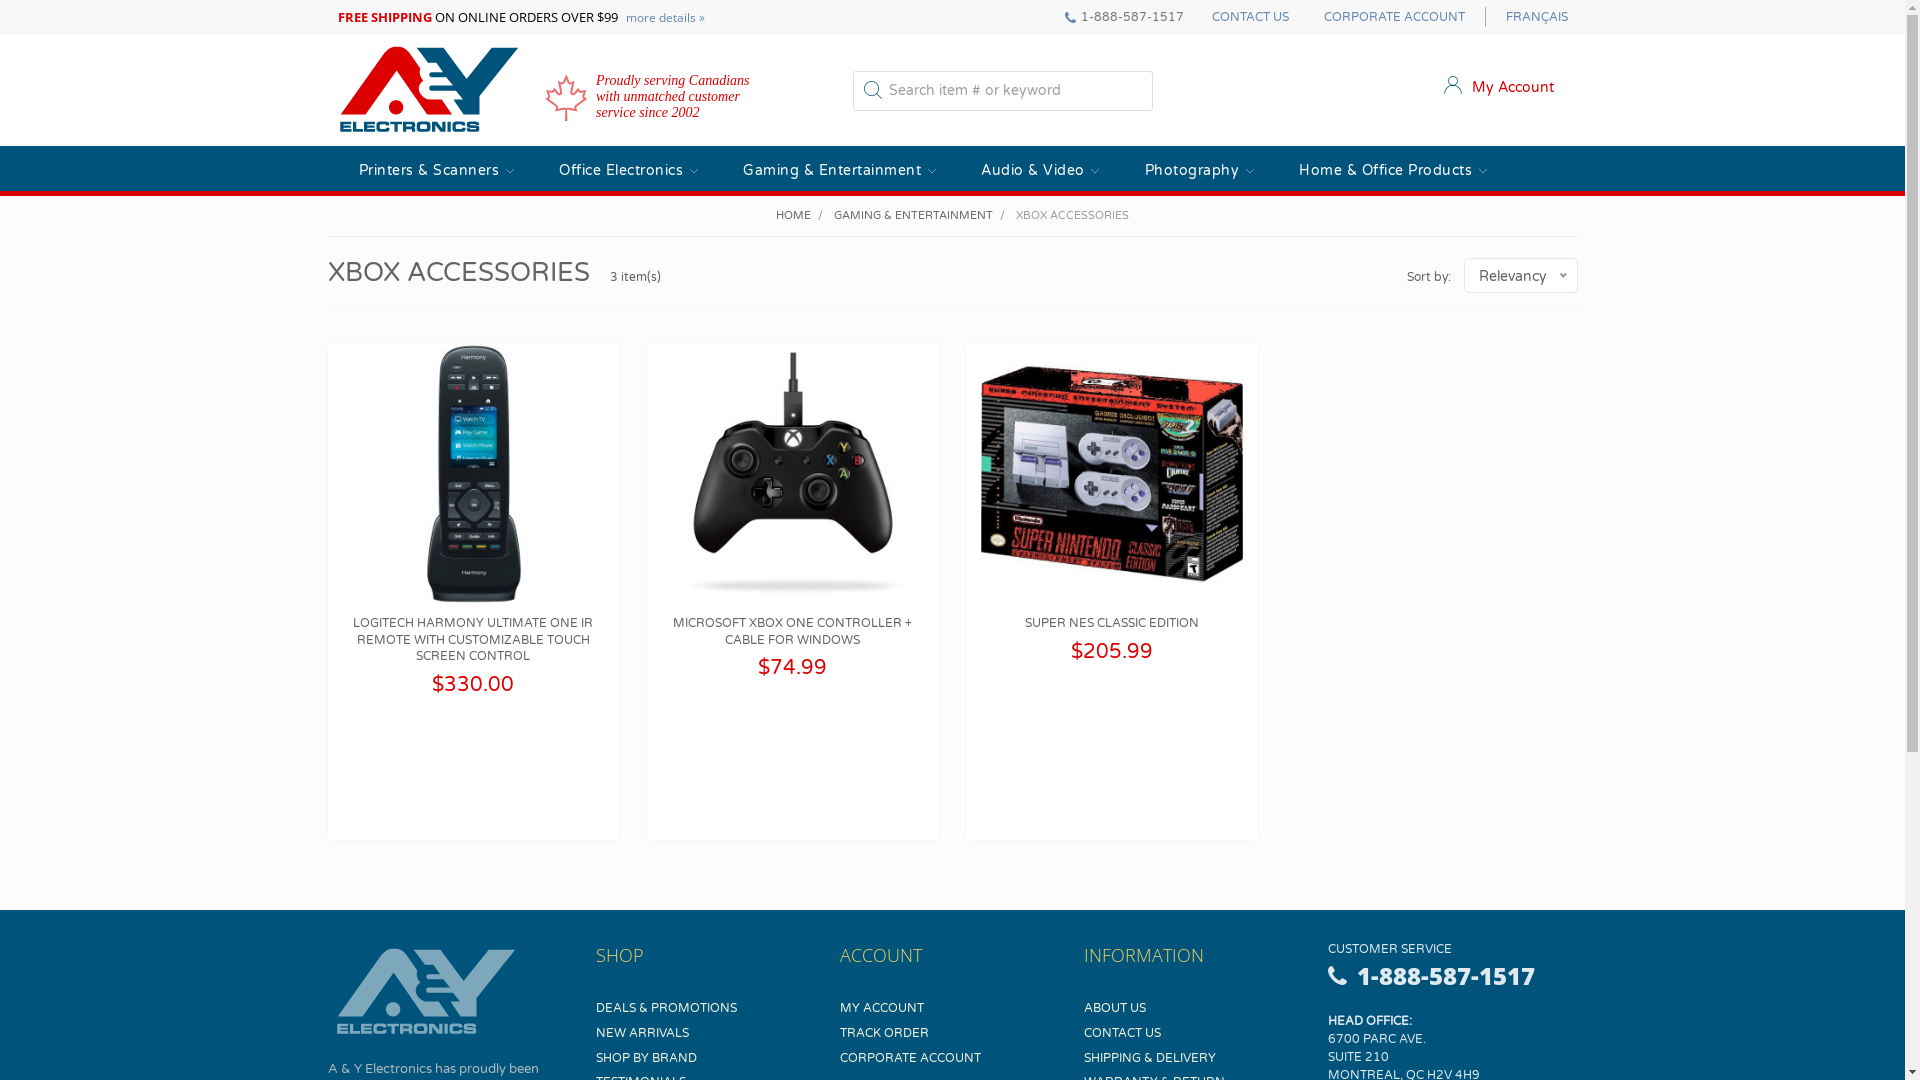 This screenshot has height=1080, width=1920. Describe the element at coordinates (594, 1007) in the screenshot. I see `'DEALS & PROMOTIONS'` at that location.